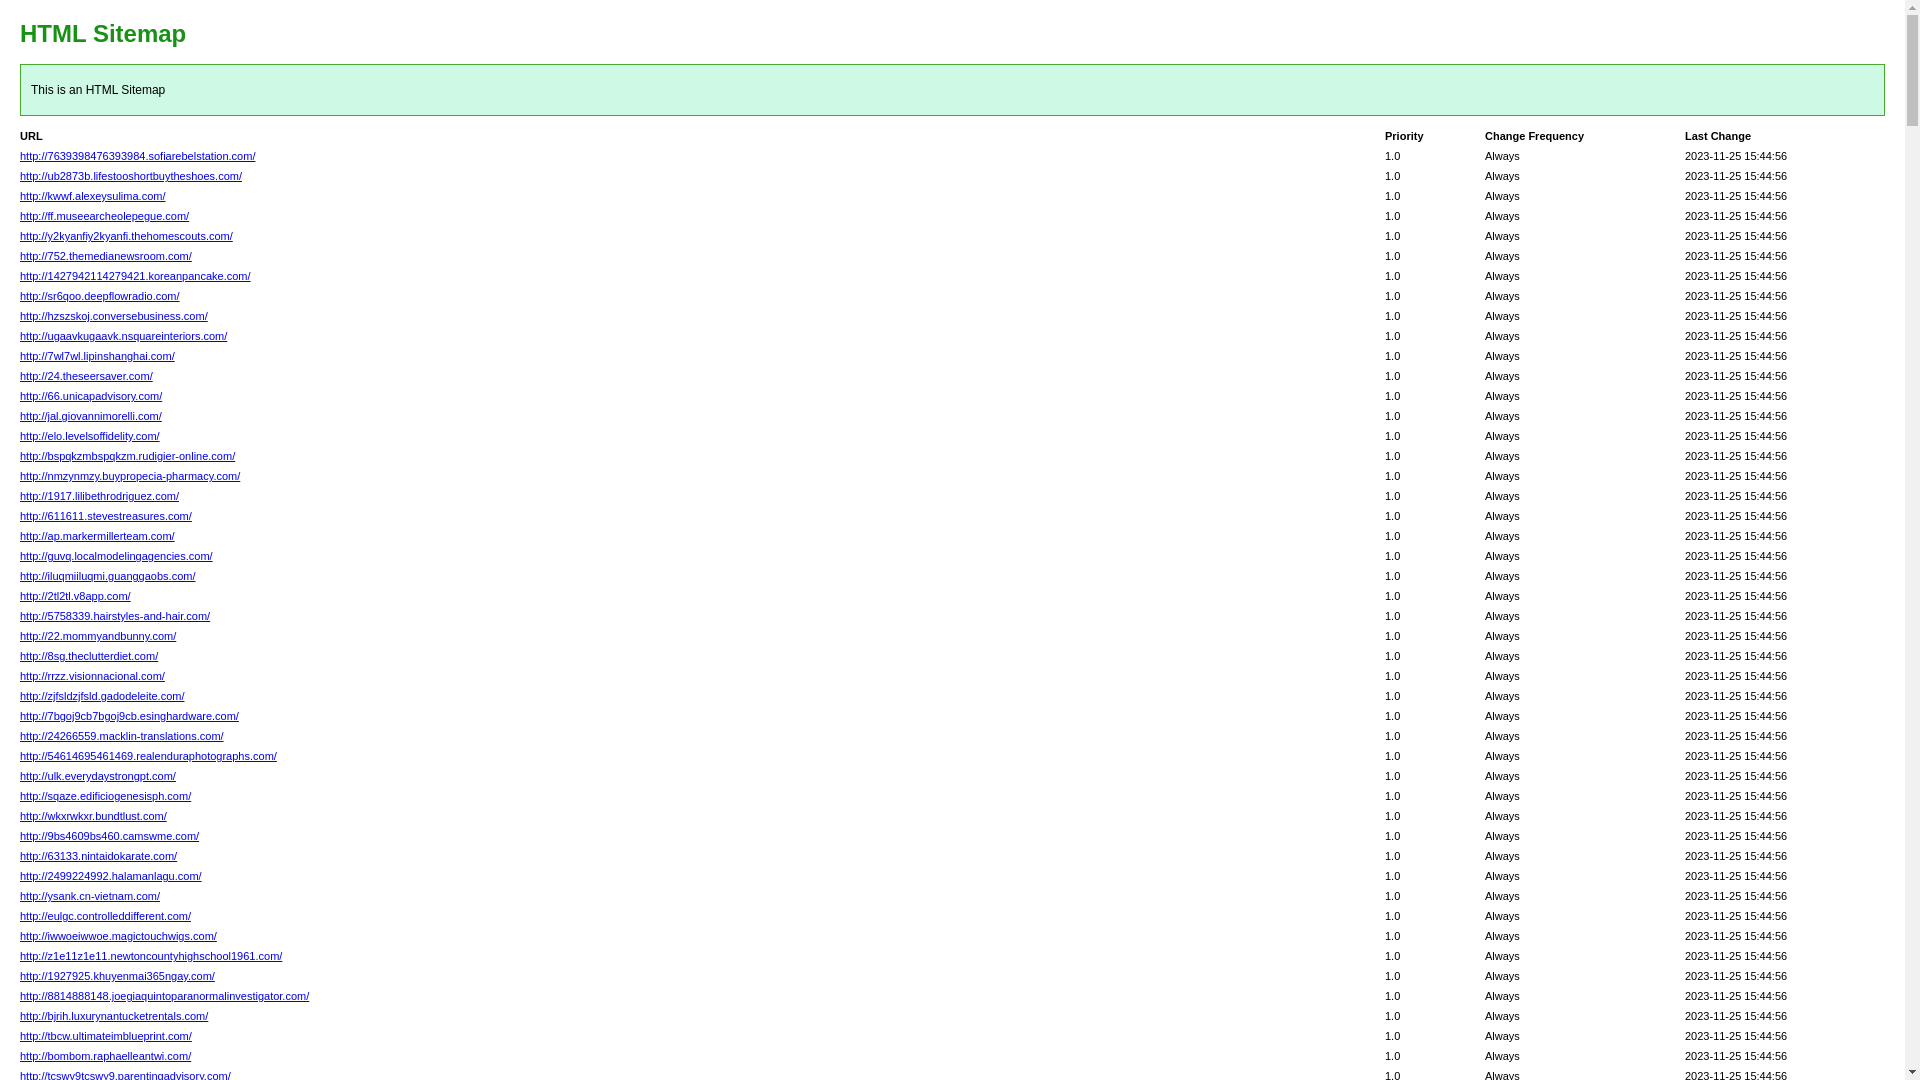 Image resolution: width=1920 pixels, height=1080 pixels. I want to click on 'http://8sg.theclutterdiet.com/', so click(88, 655).